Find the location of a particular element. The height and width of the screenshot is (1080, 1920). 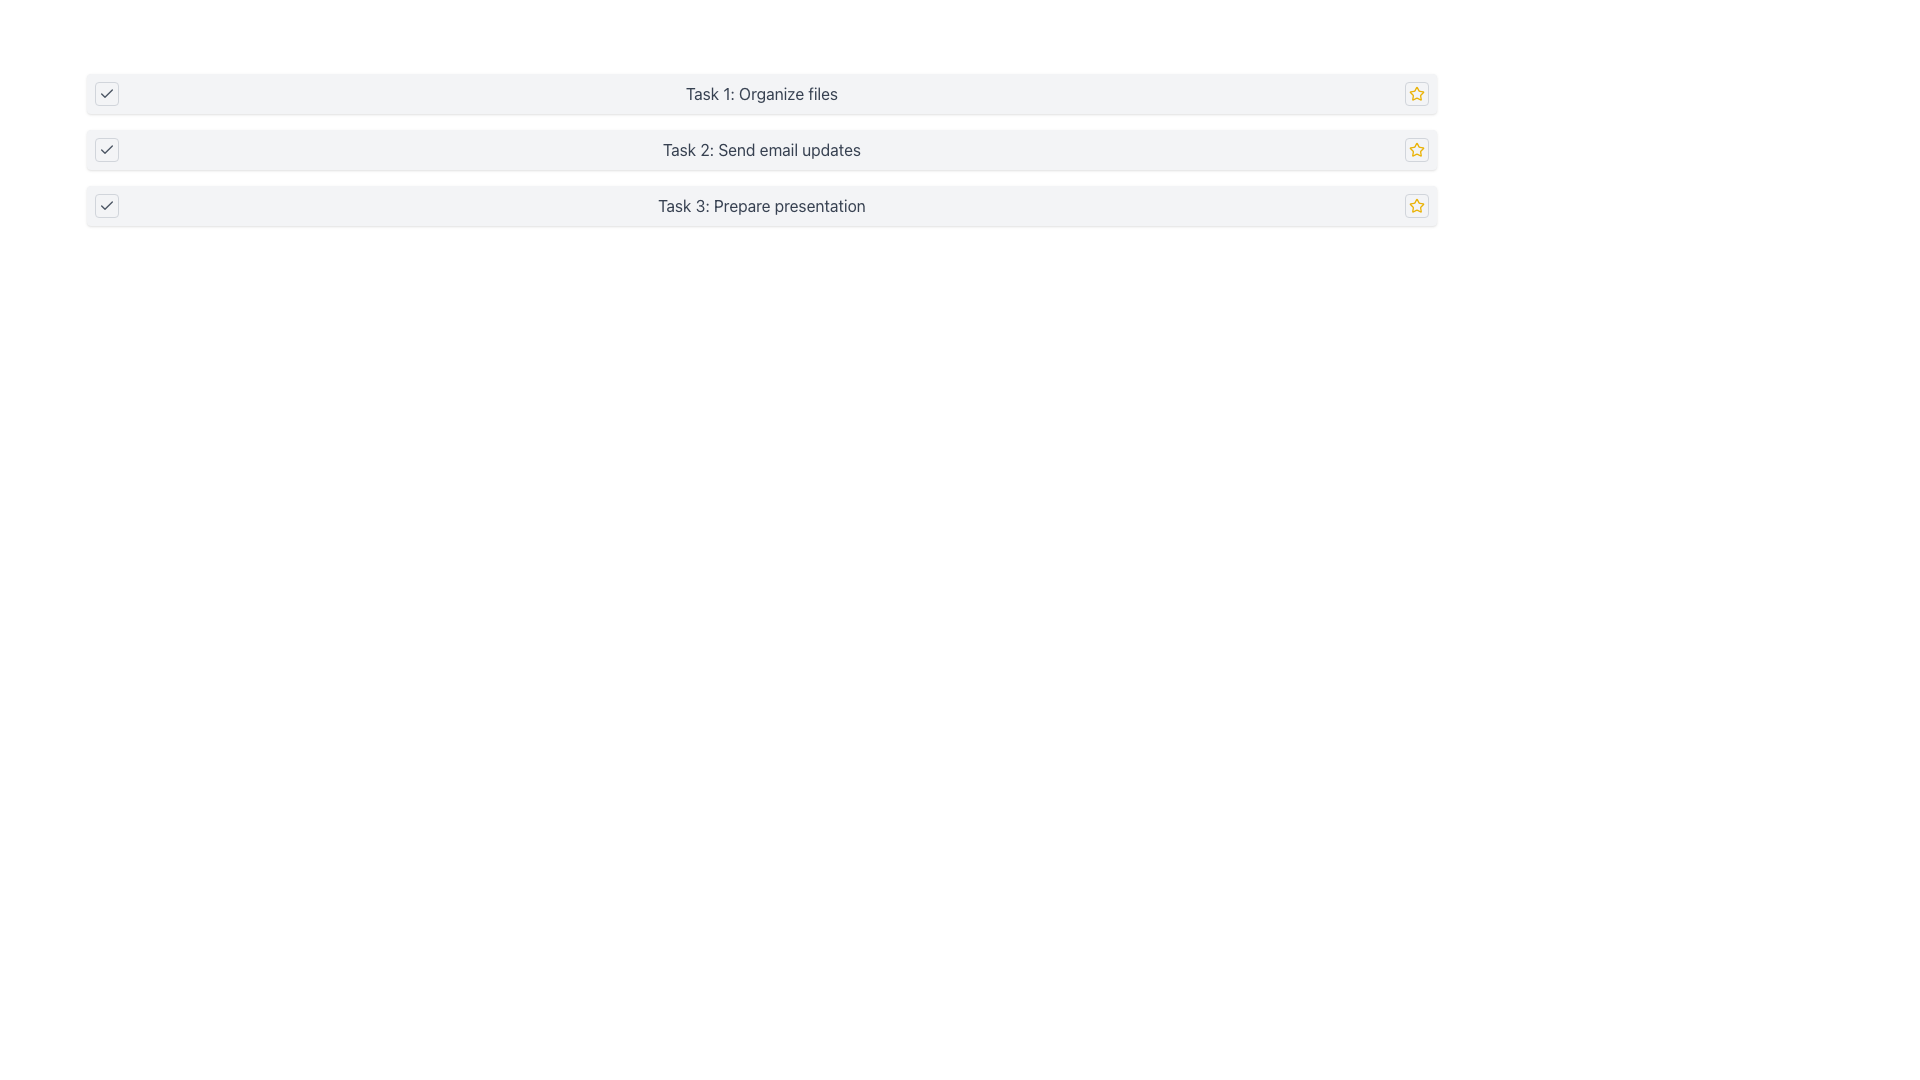

the graphic icon on the far right of the topmost row ('Task 1: Organize files') to mark it as a favorite is located at coordinates (1415, 92).